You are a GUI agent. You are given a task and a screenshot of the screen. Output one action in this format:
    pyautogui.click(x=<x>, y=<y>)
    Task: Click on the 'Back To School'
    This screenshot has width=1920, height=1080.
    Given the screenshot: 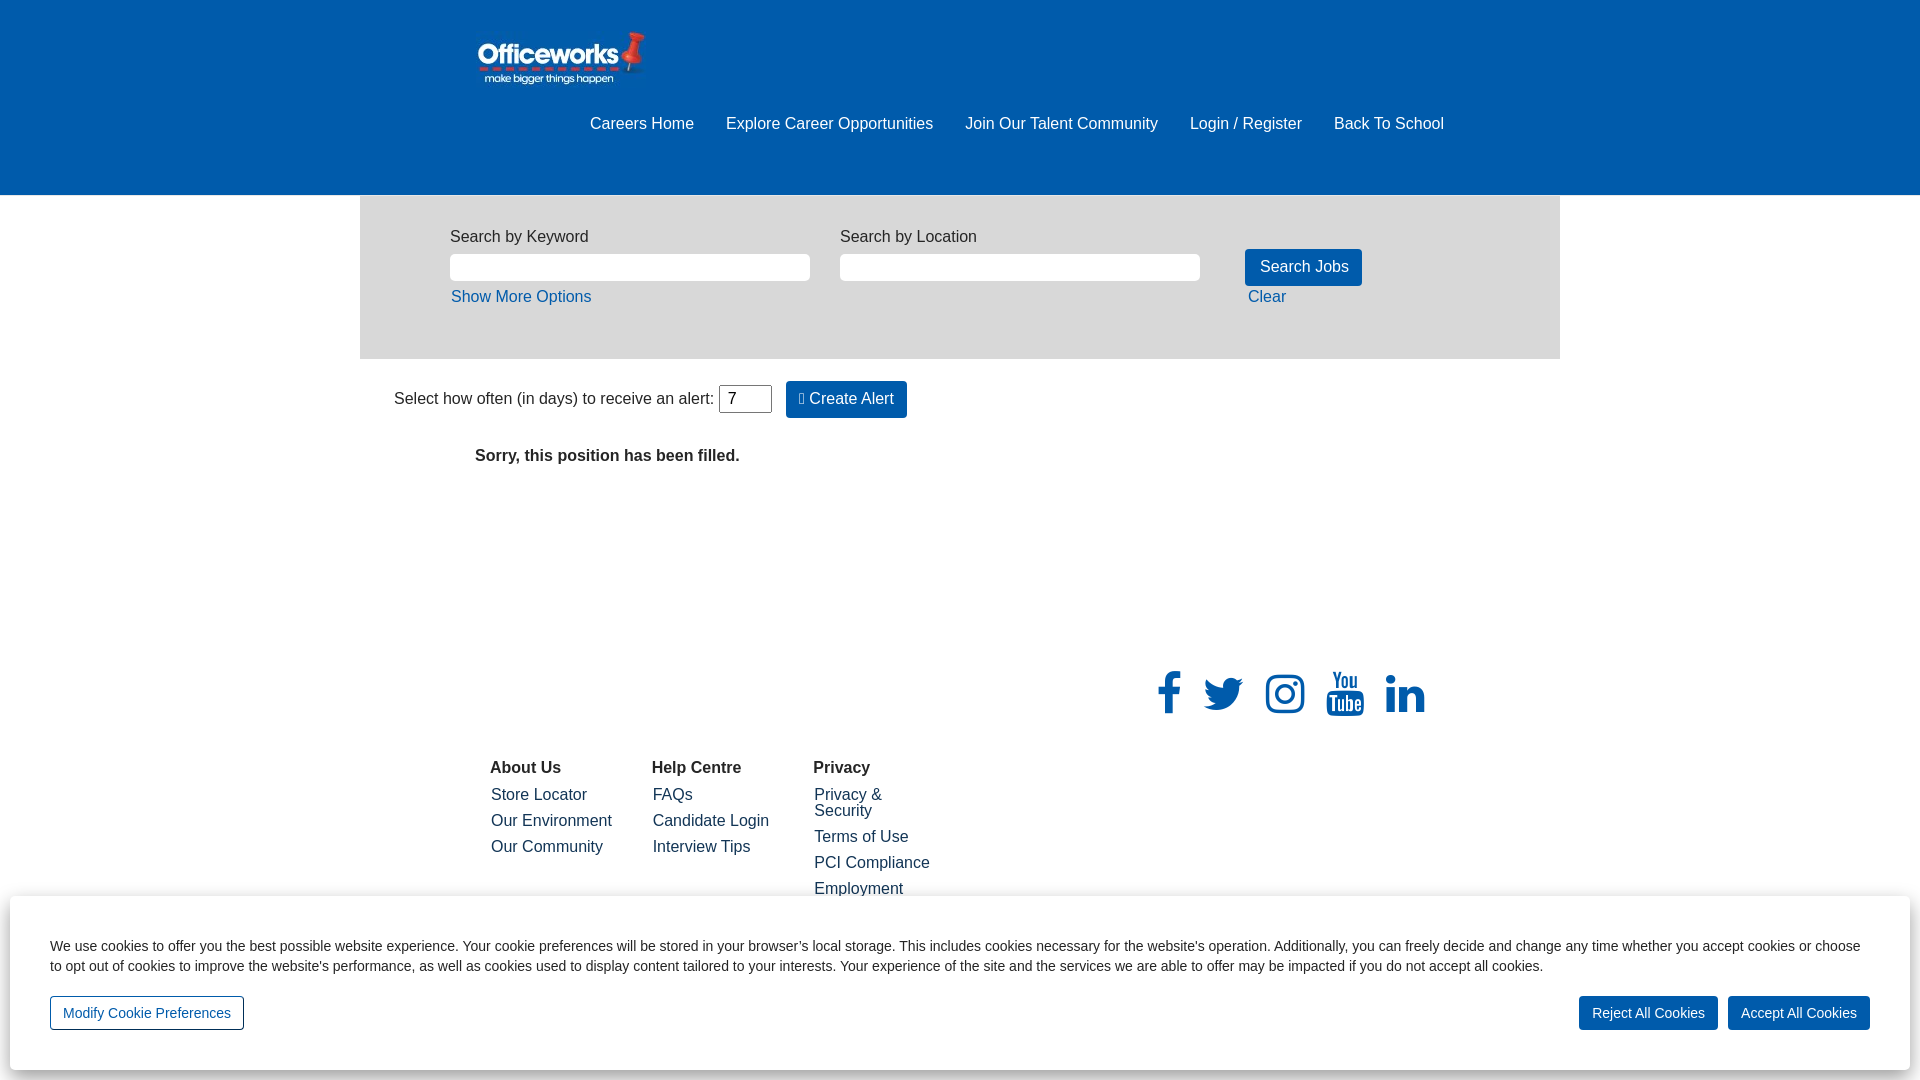 What is the action you would take?
    pyautogui.click(x=1387, y=124)
    